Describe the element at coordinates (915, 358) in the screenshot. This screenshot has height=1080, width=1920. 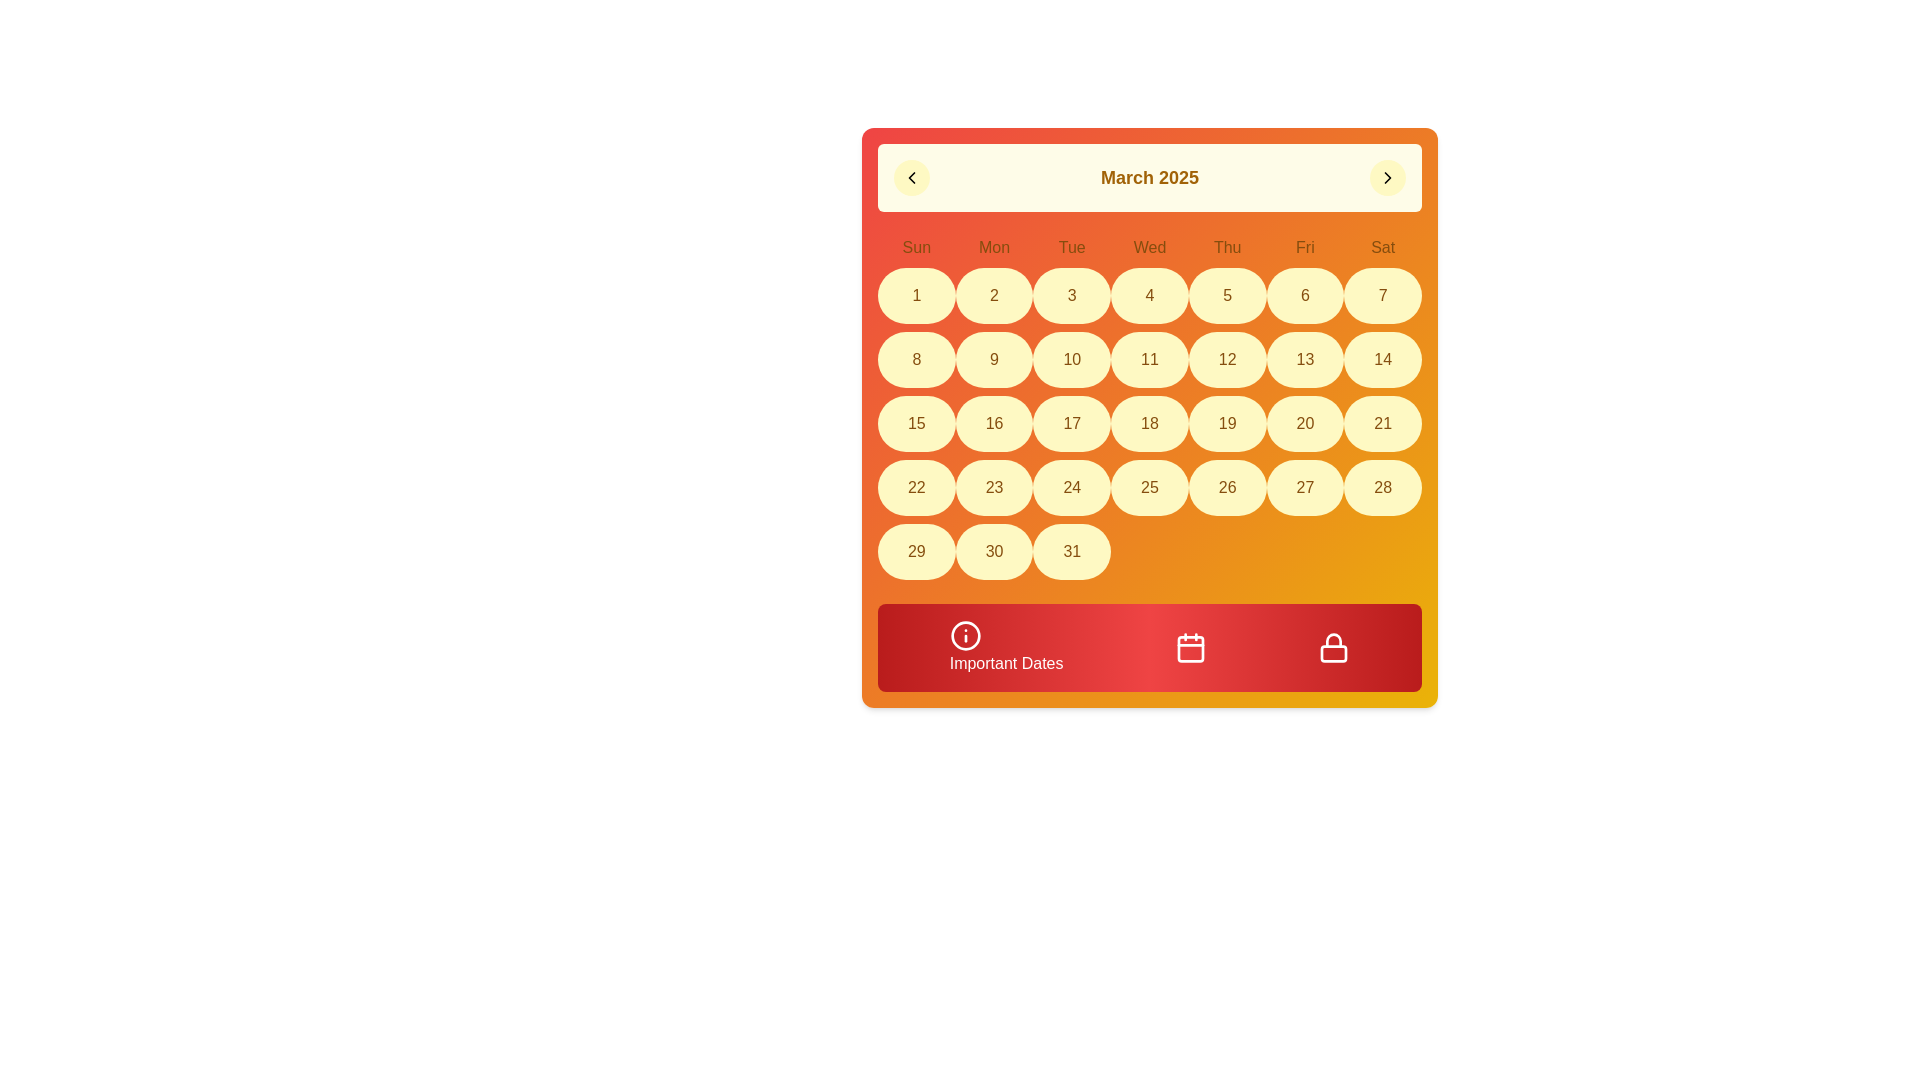
I see `the circular button displaying the number '8' with a yellowish background` at that location.